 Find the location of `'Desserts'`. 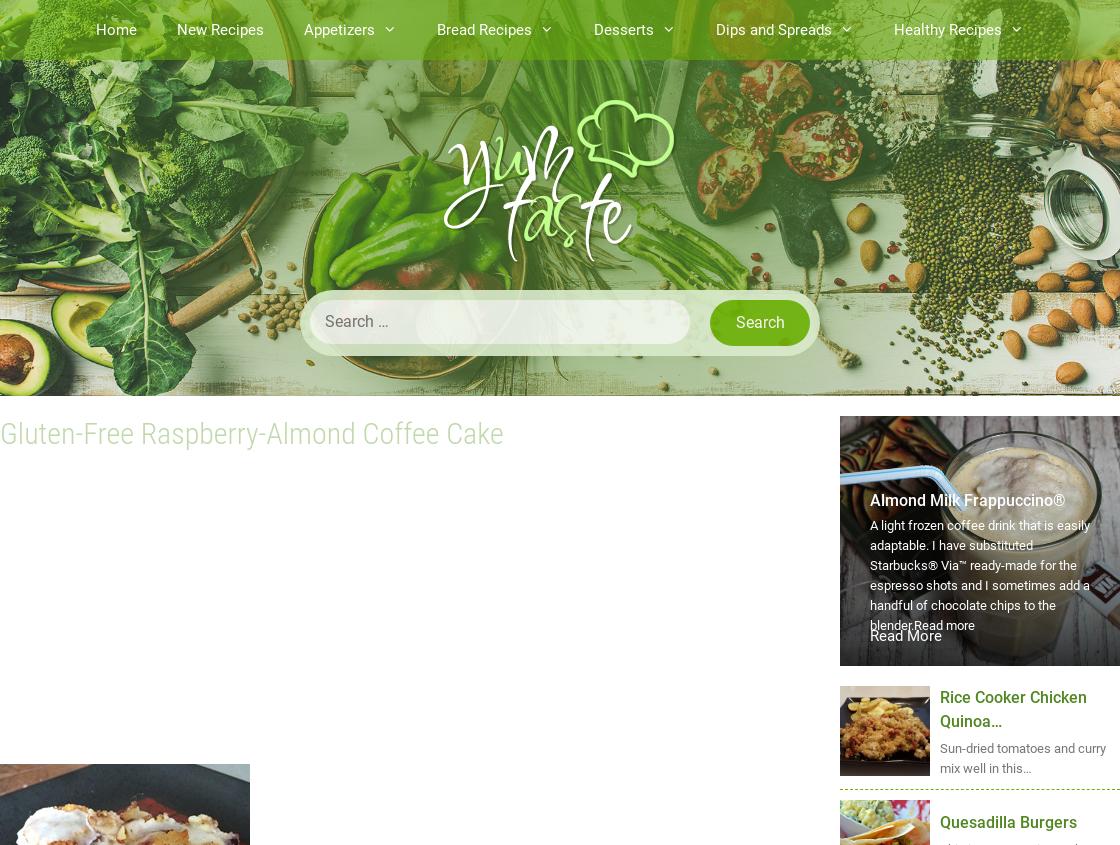

'Desserts' is located at coordinates (623, 28).